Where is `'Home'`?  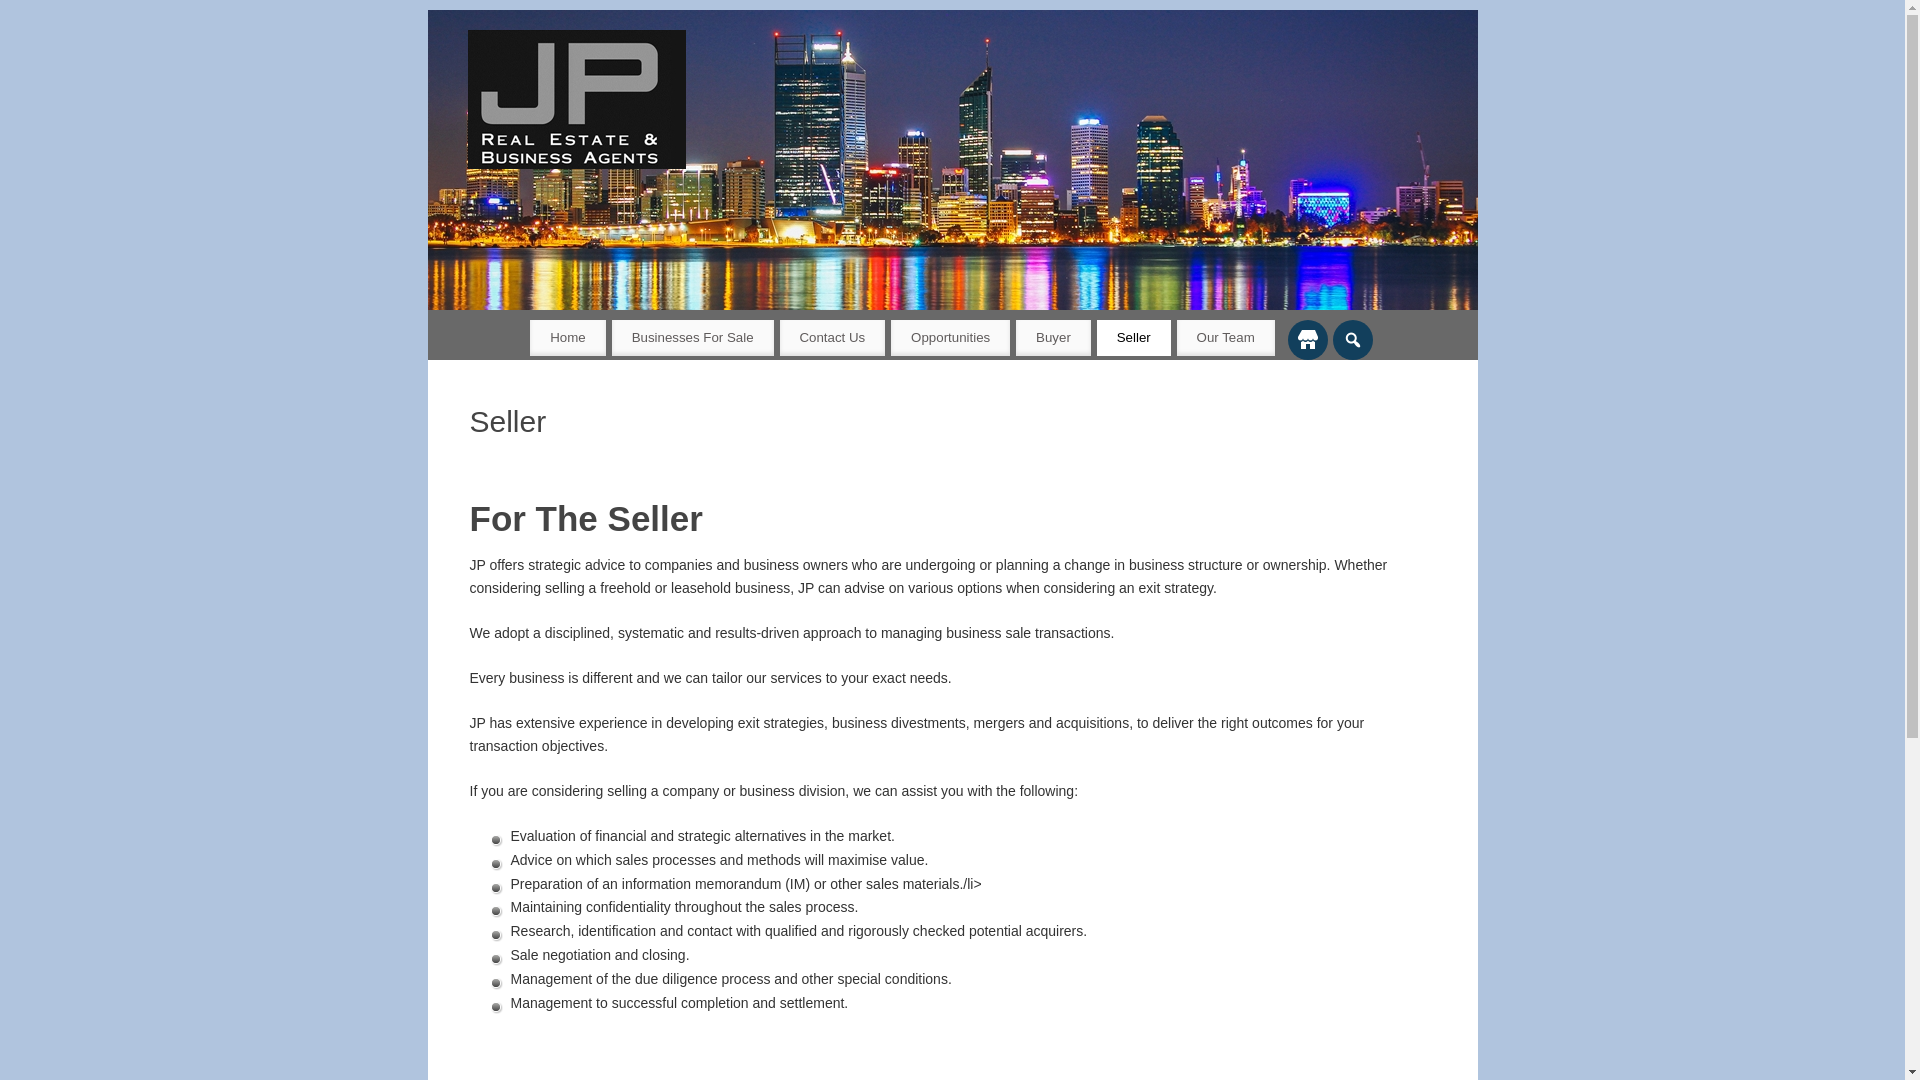
'Home' is located at coordinates (566, 337).